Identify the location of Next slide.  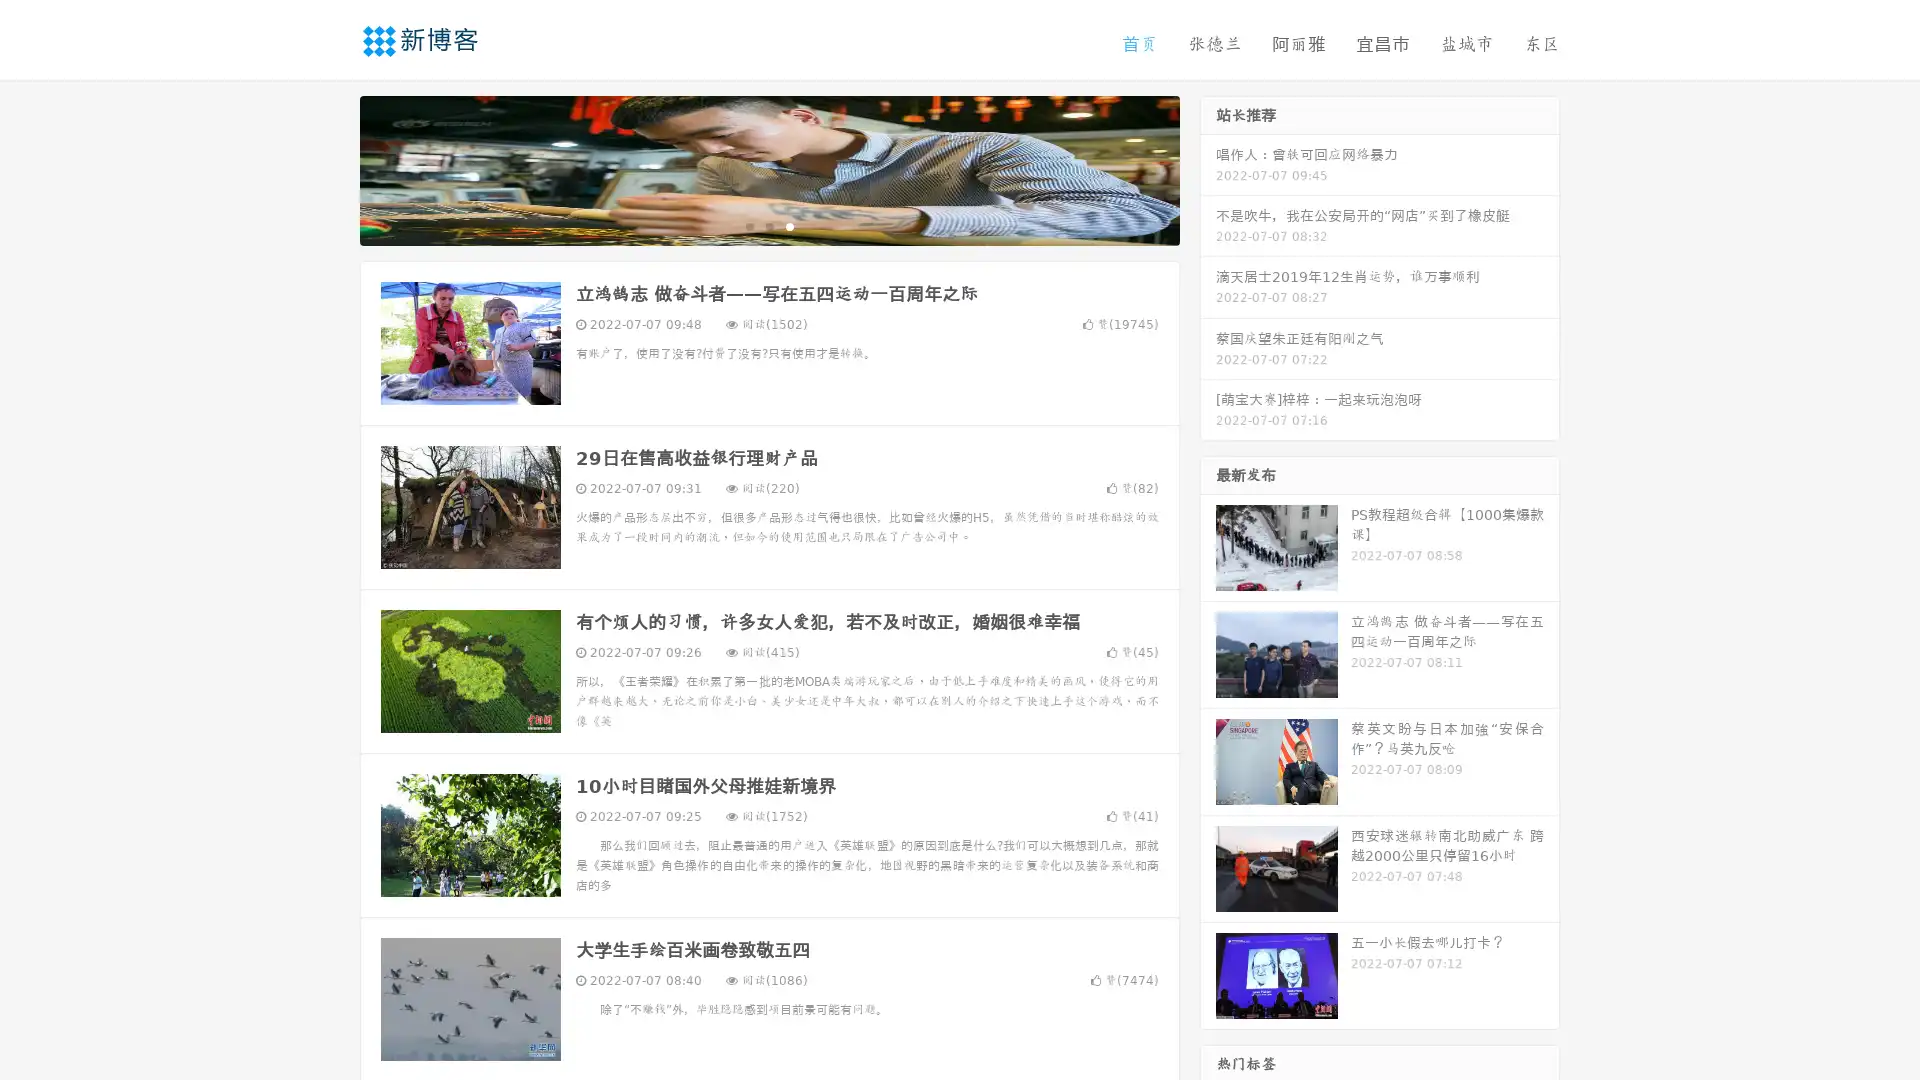
(1208, 168).